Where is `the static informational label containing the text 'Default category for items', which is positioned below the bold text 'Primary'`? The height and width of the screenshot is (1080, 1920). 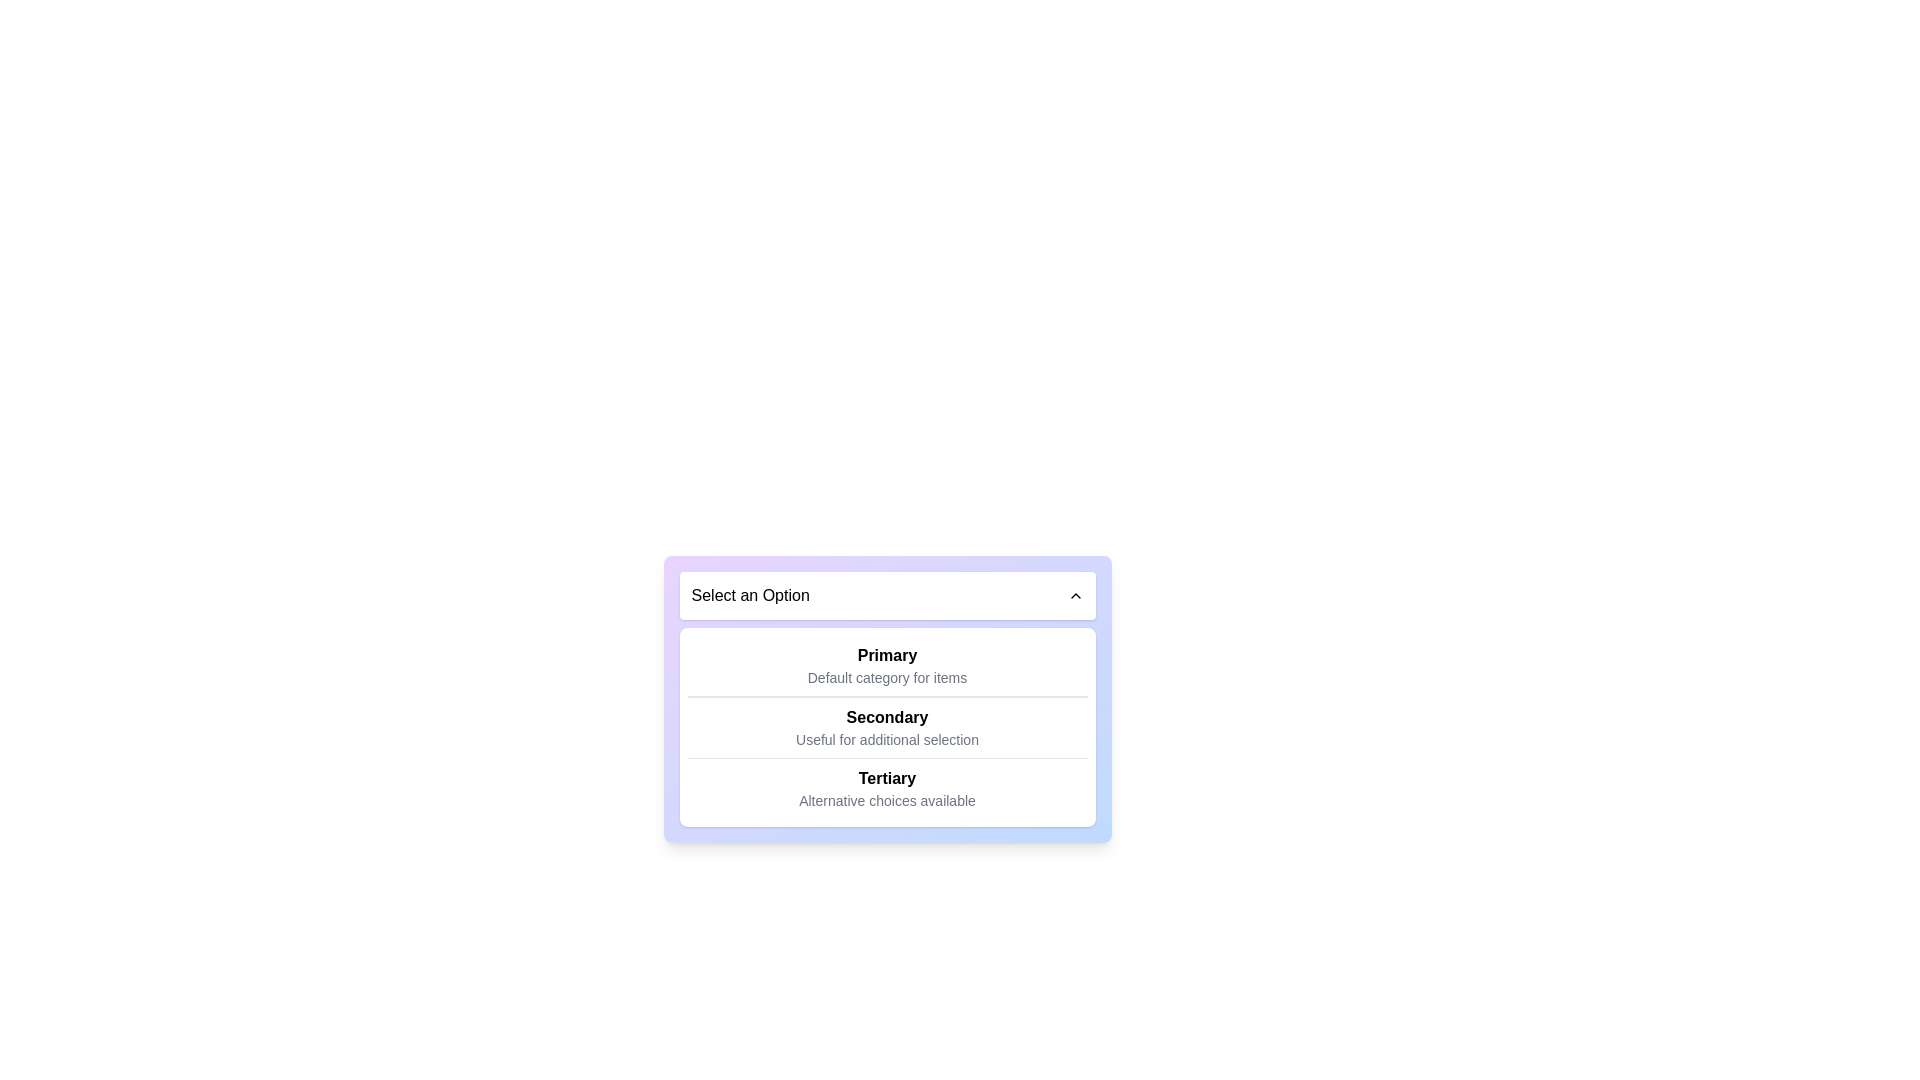 the static informational label containing the text 'Default category for items', which is positioned below the bold text 'Primary' is located at coordinates (886, 677).